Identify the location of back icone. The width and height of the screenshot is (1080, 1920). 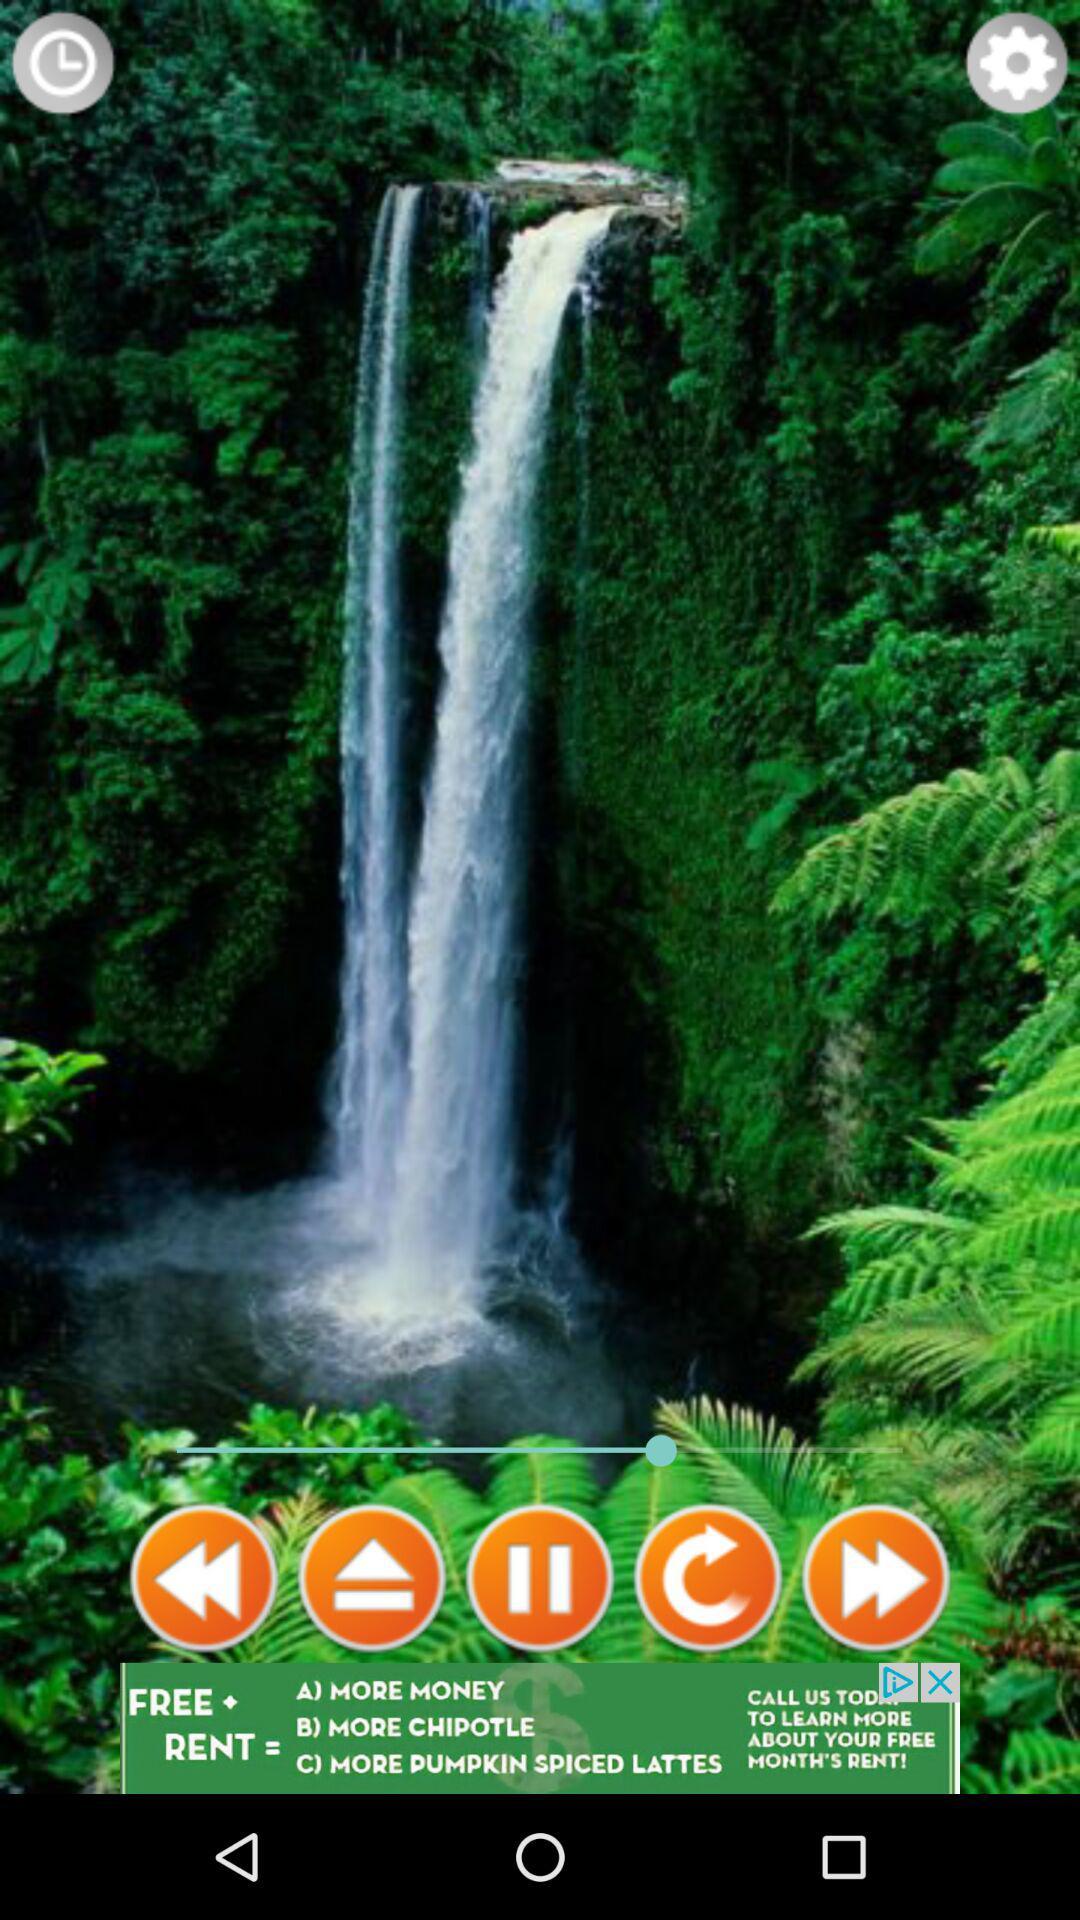
(204, 1577).